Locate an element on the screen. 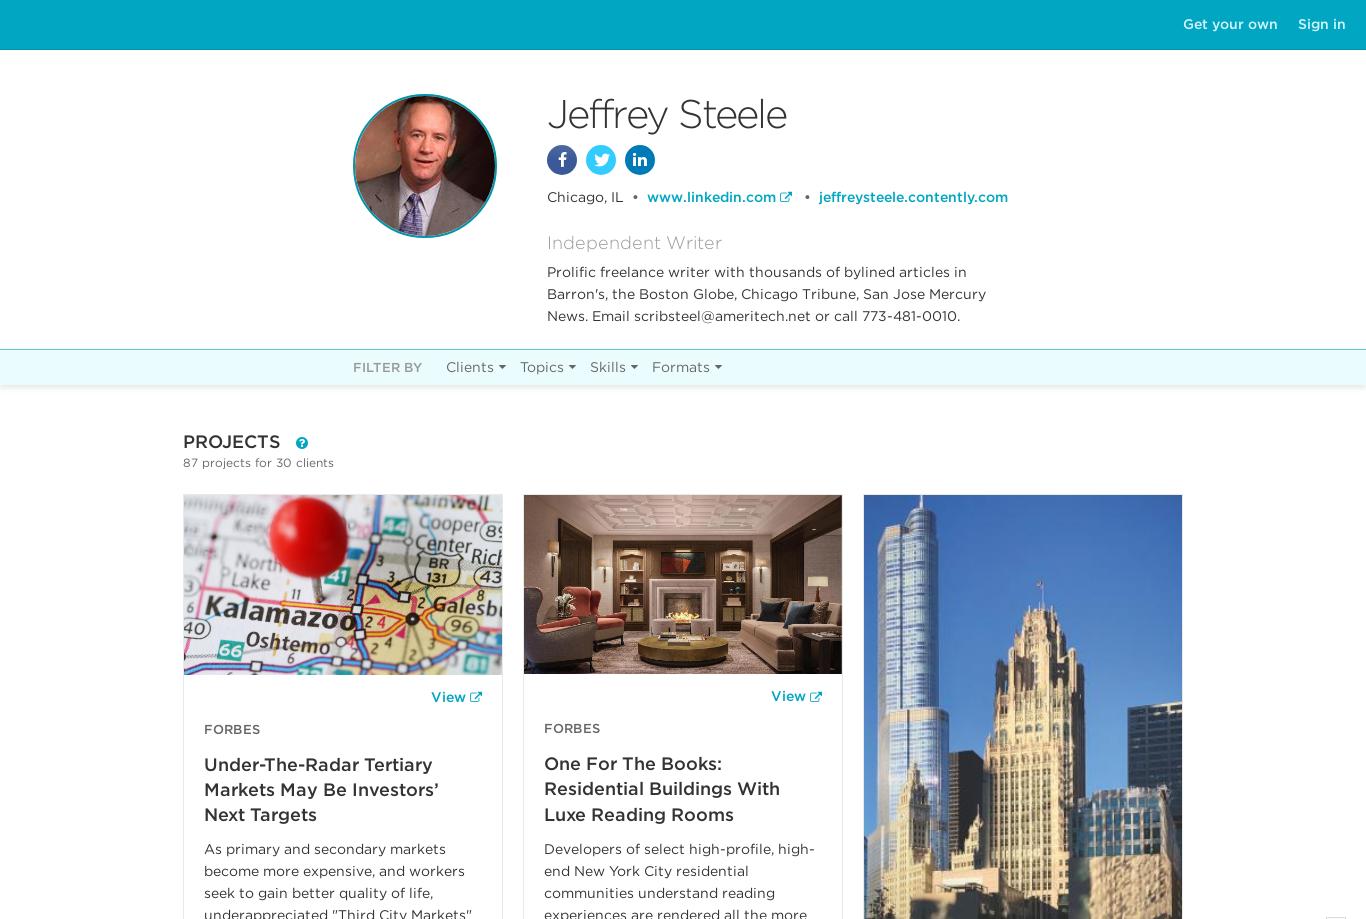 Image resolution: width=1366 pixels, height=919 pixels. 'Topics' is located at coordinates (542, 365).